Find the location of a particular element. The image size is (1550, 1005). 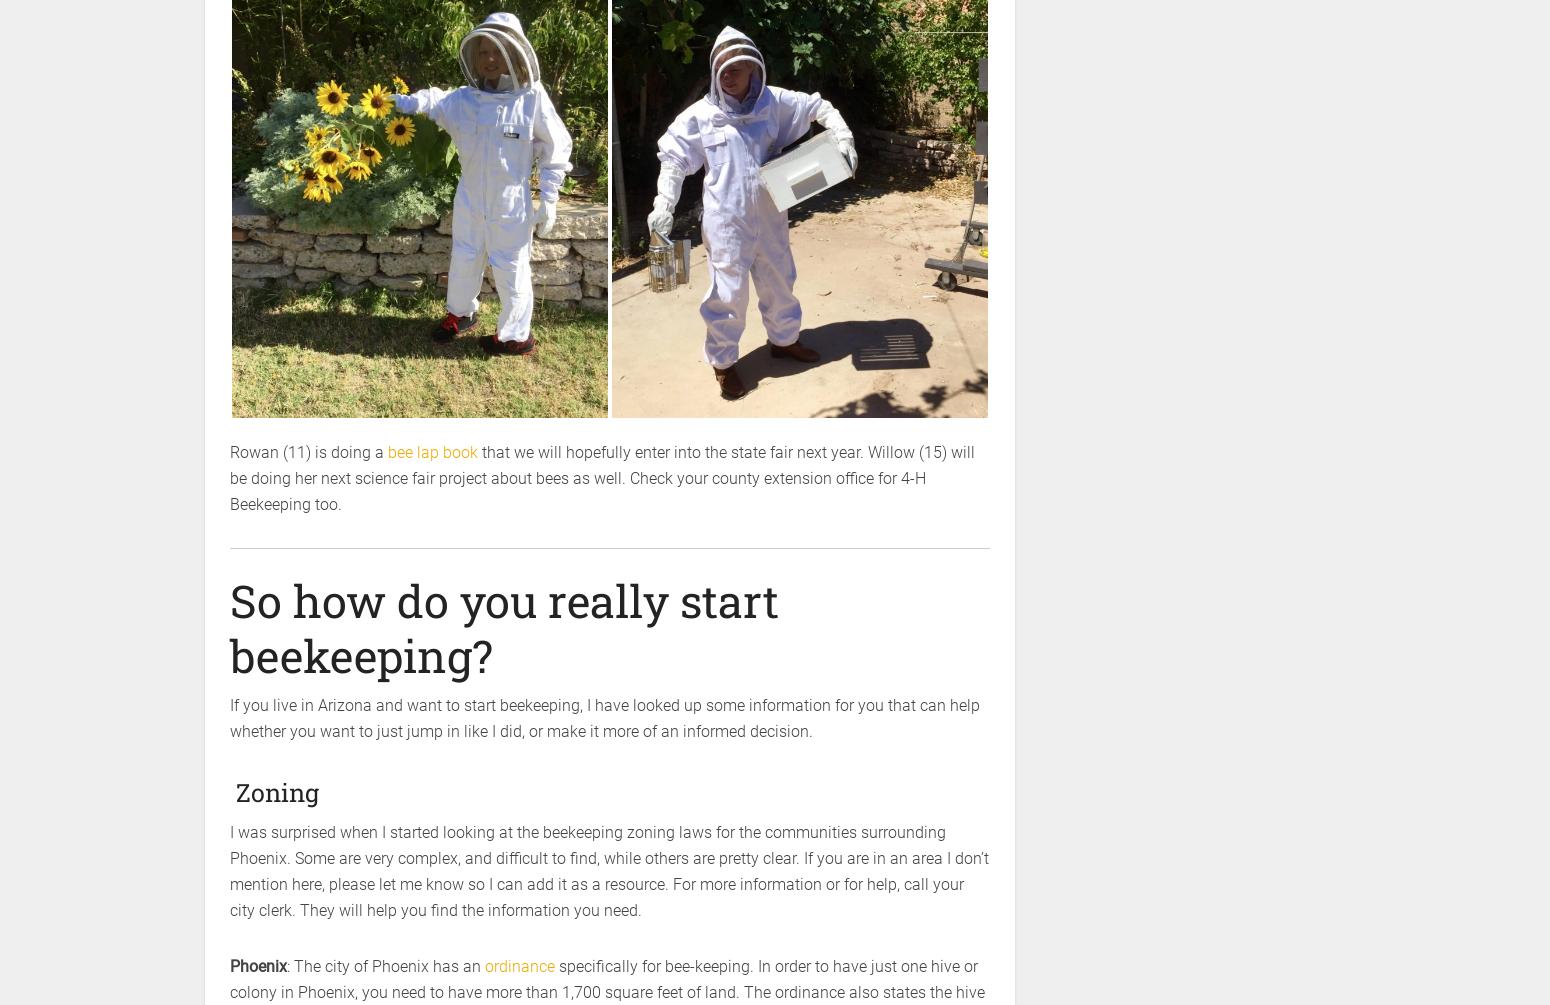

'So how do you really start beekeeping?' is located at coordinates (503, 627).